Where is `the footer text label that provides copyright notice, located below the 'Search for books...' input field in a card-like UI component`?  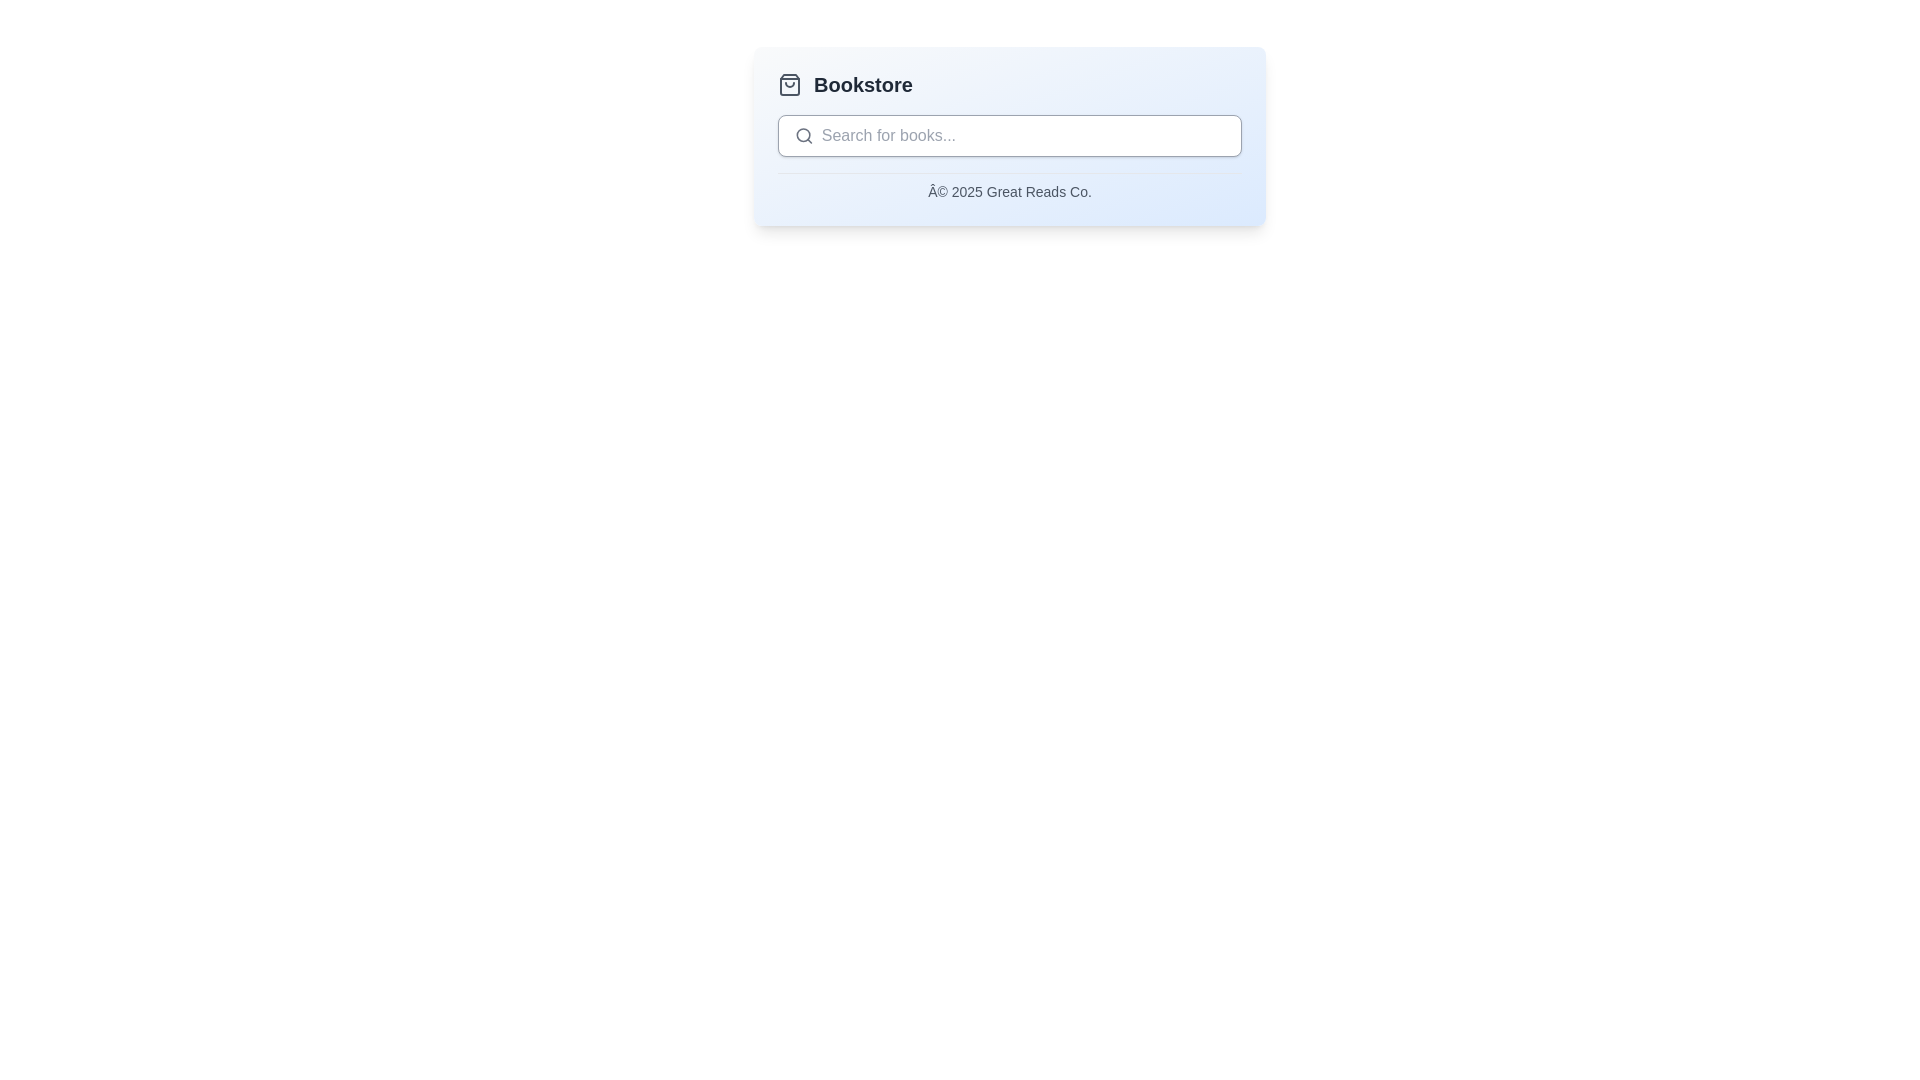
the footer text label that provides copyright notice, located below the 'Search for books...' input field in a card-like UI component is located at coordinates (1009, 187).